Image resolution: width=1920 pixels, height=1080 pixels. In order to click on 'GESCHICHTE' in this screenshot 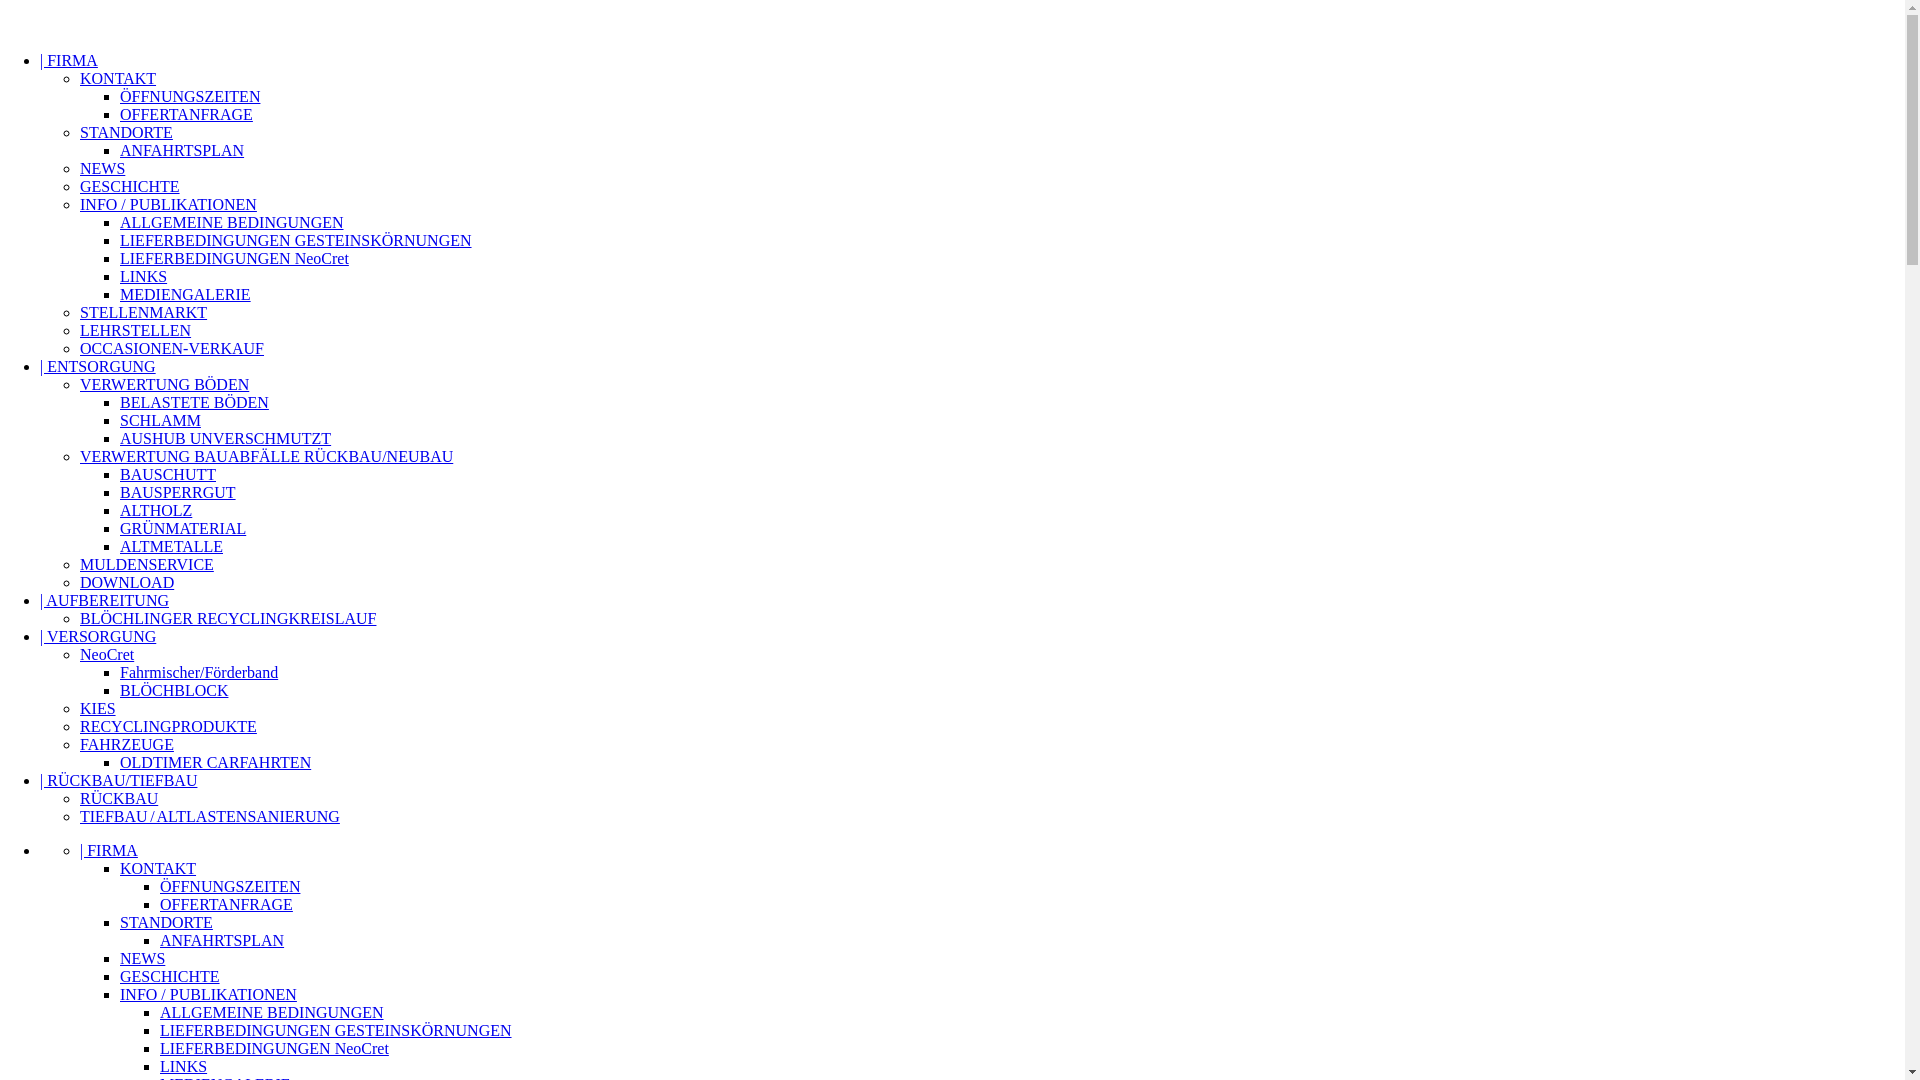, I will do `click(128, 186)`.